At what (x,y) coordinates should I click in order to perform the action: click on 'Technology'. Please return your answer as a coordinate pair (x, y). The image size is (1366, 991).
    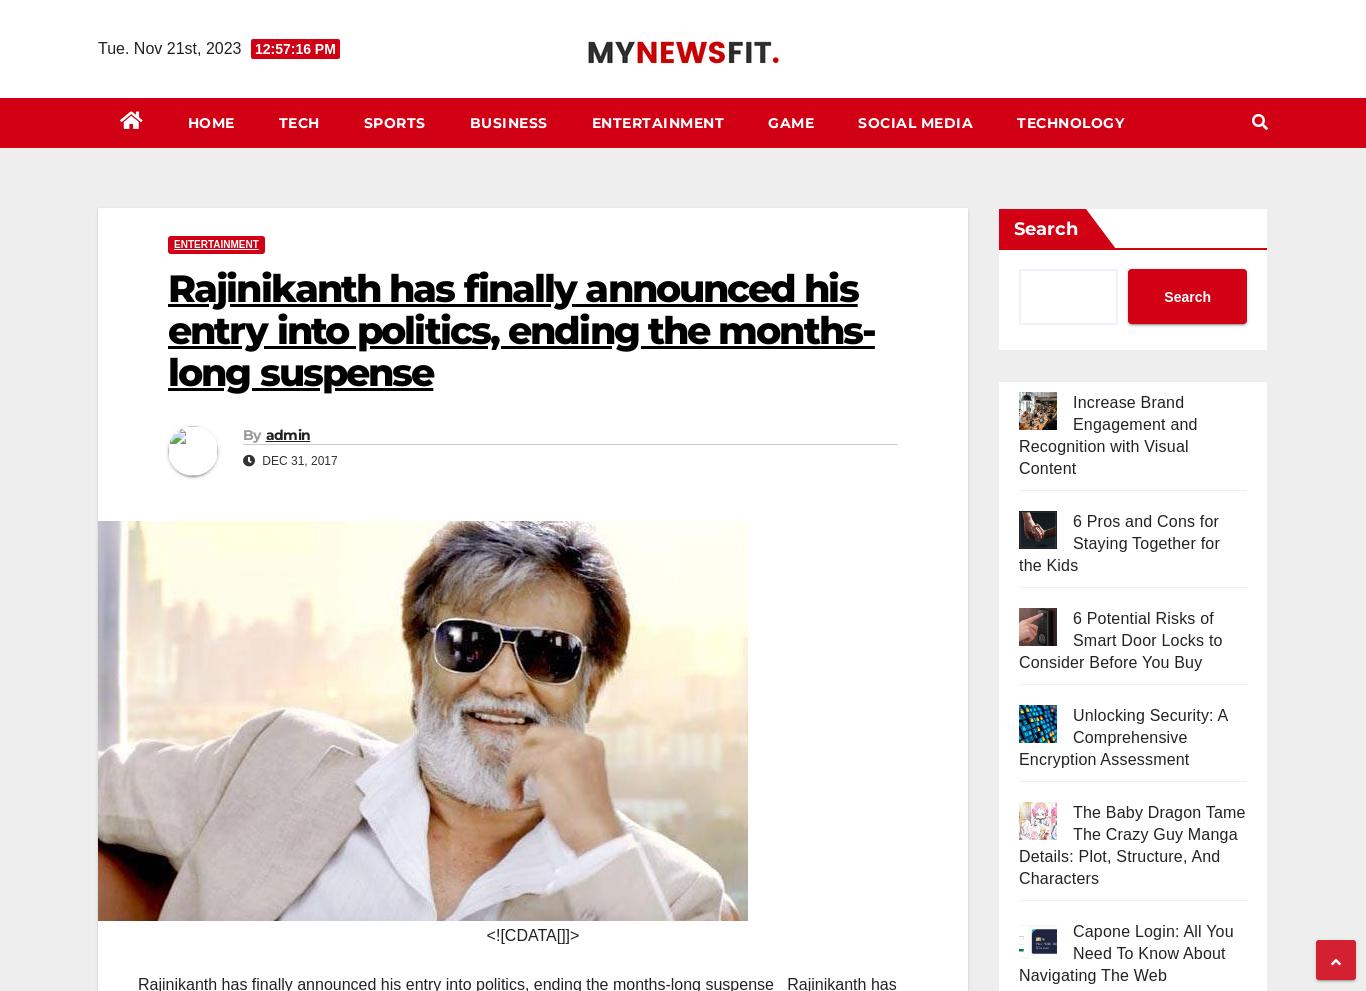
    Looking at the image, I should click on (1069, 121).